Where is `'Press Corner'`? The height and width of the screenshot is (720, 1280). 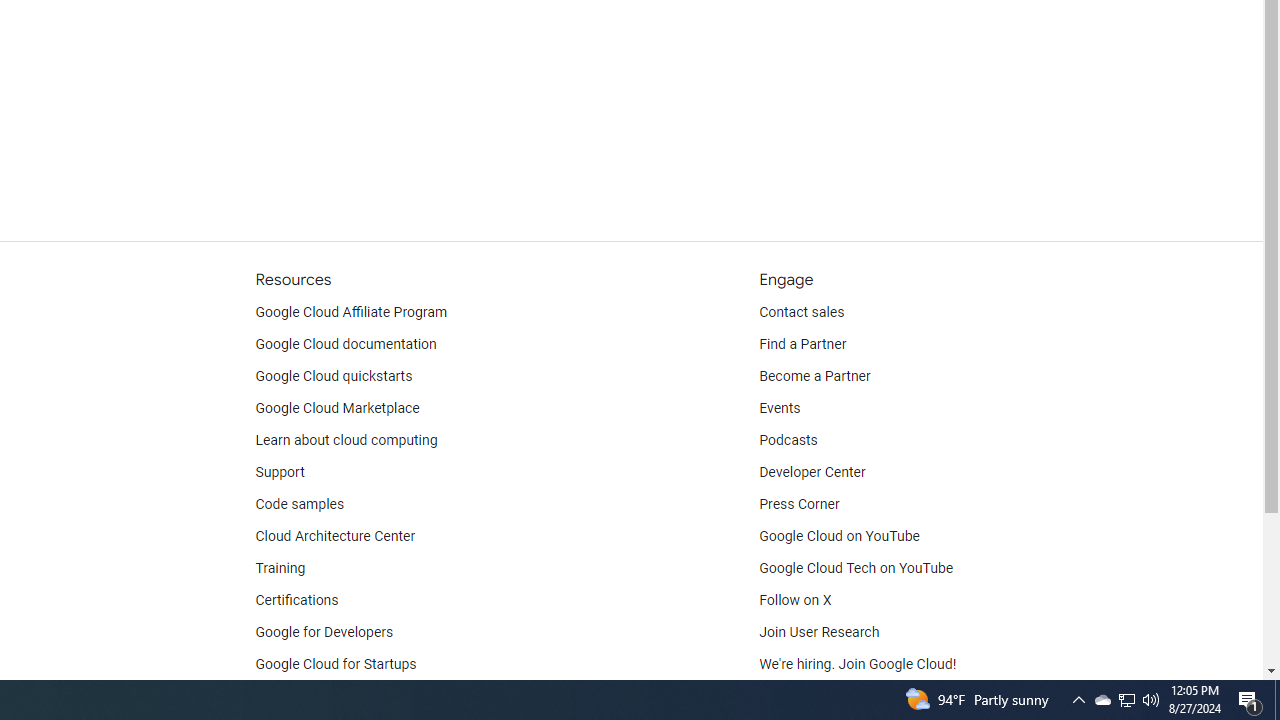 'Press Corner' is located at coordinates (798, 504).